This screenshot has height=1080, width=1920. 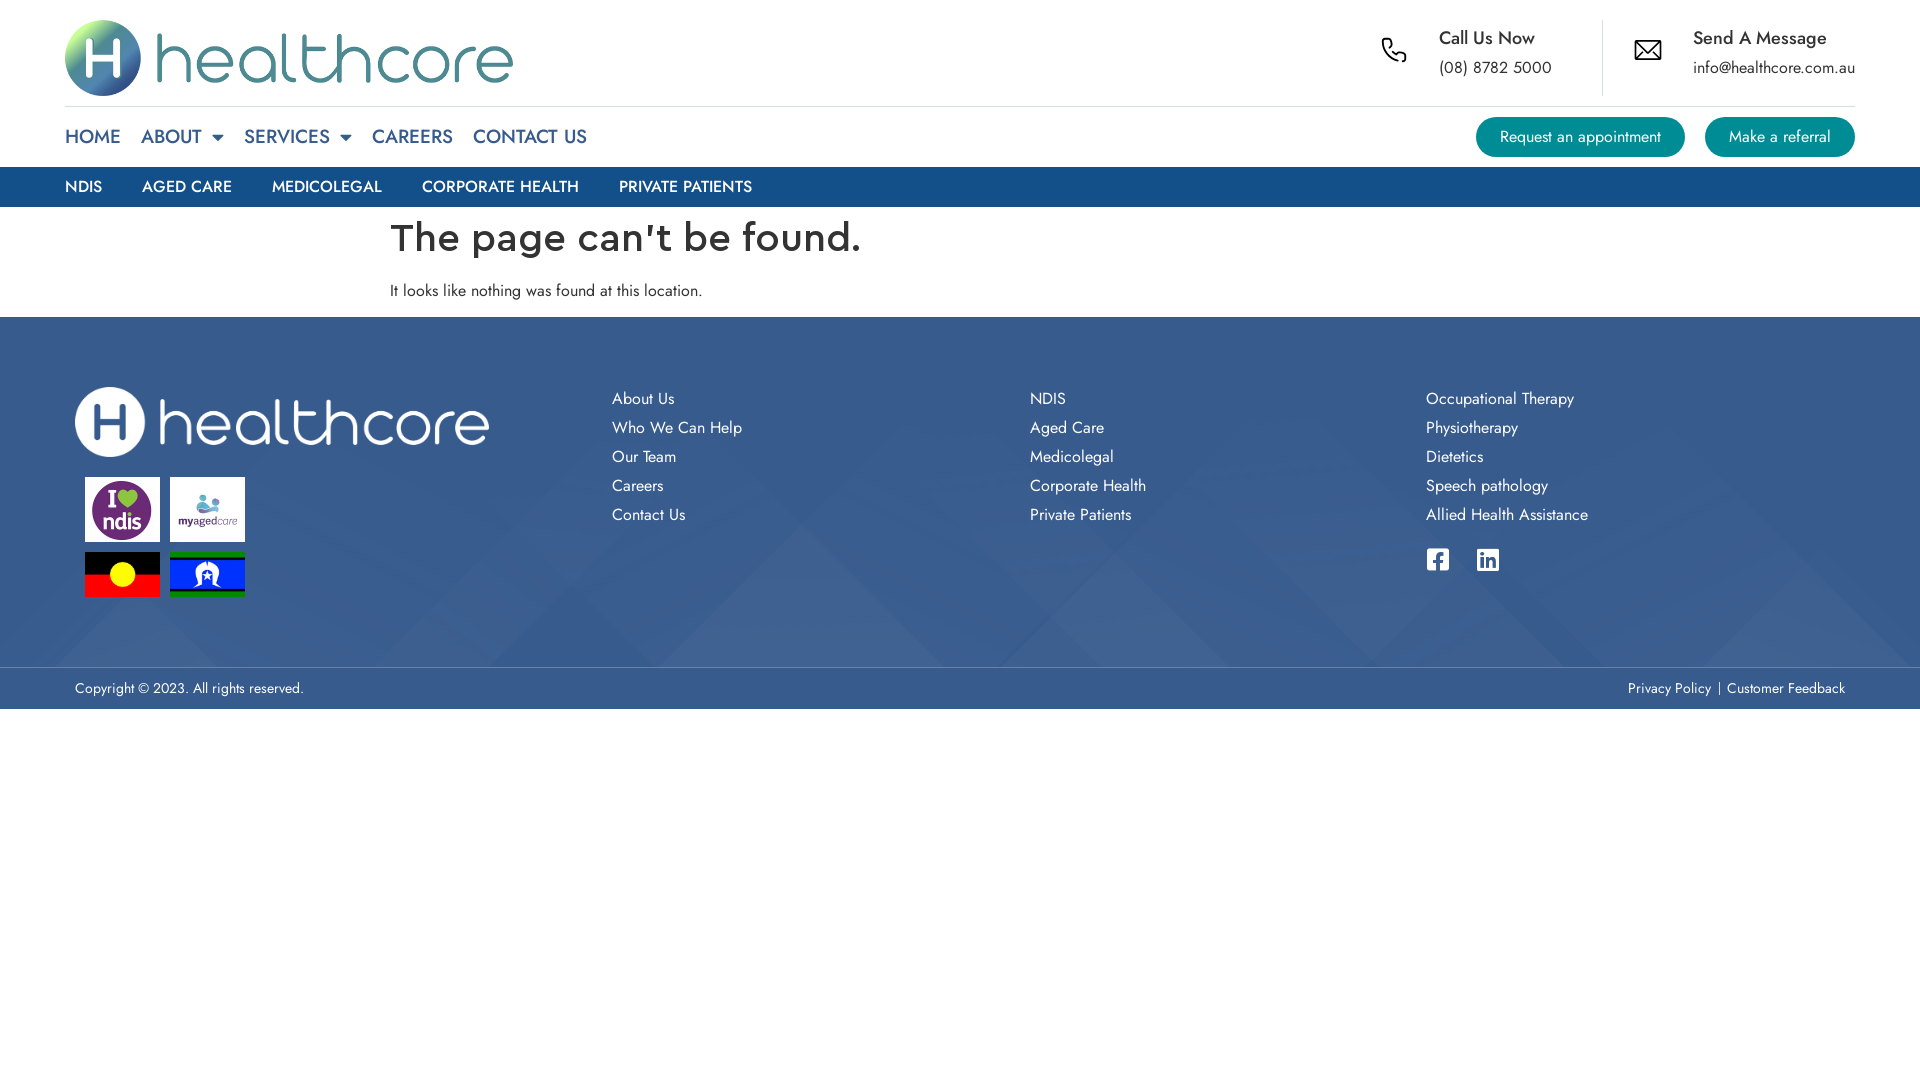 I want to click on 'ABOUT', so click(x=182, y=136).